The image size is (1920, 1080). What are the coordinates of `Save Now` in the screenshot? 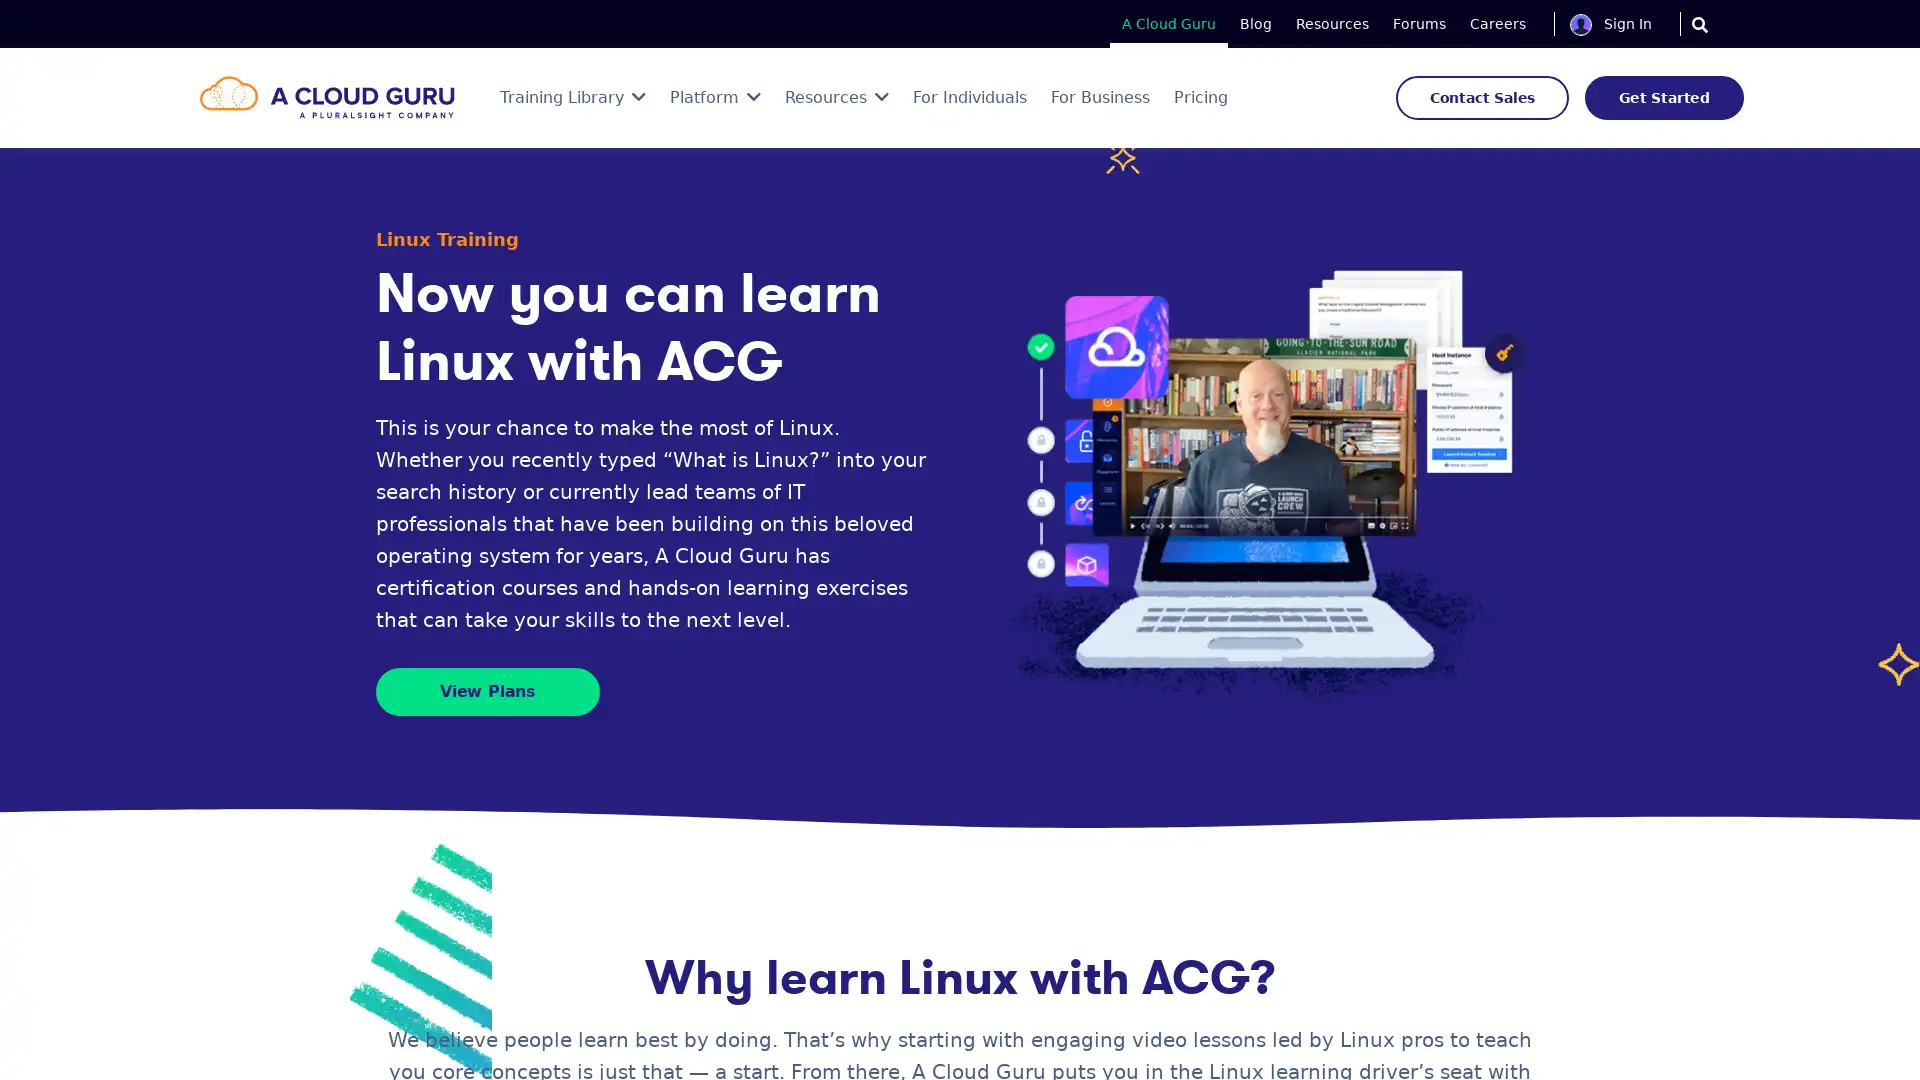 It's located at (1361, 1036).